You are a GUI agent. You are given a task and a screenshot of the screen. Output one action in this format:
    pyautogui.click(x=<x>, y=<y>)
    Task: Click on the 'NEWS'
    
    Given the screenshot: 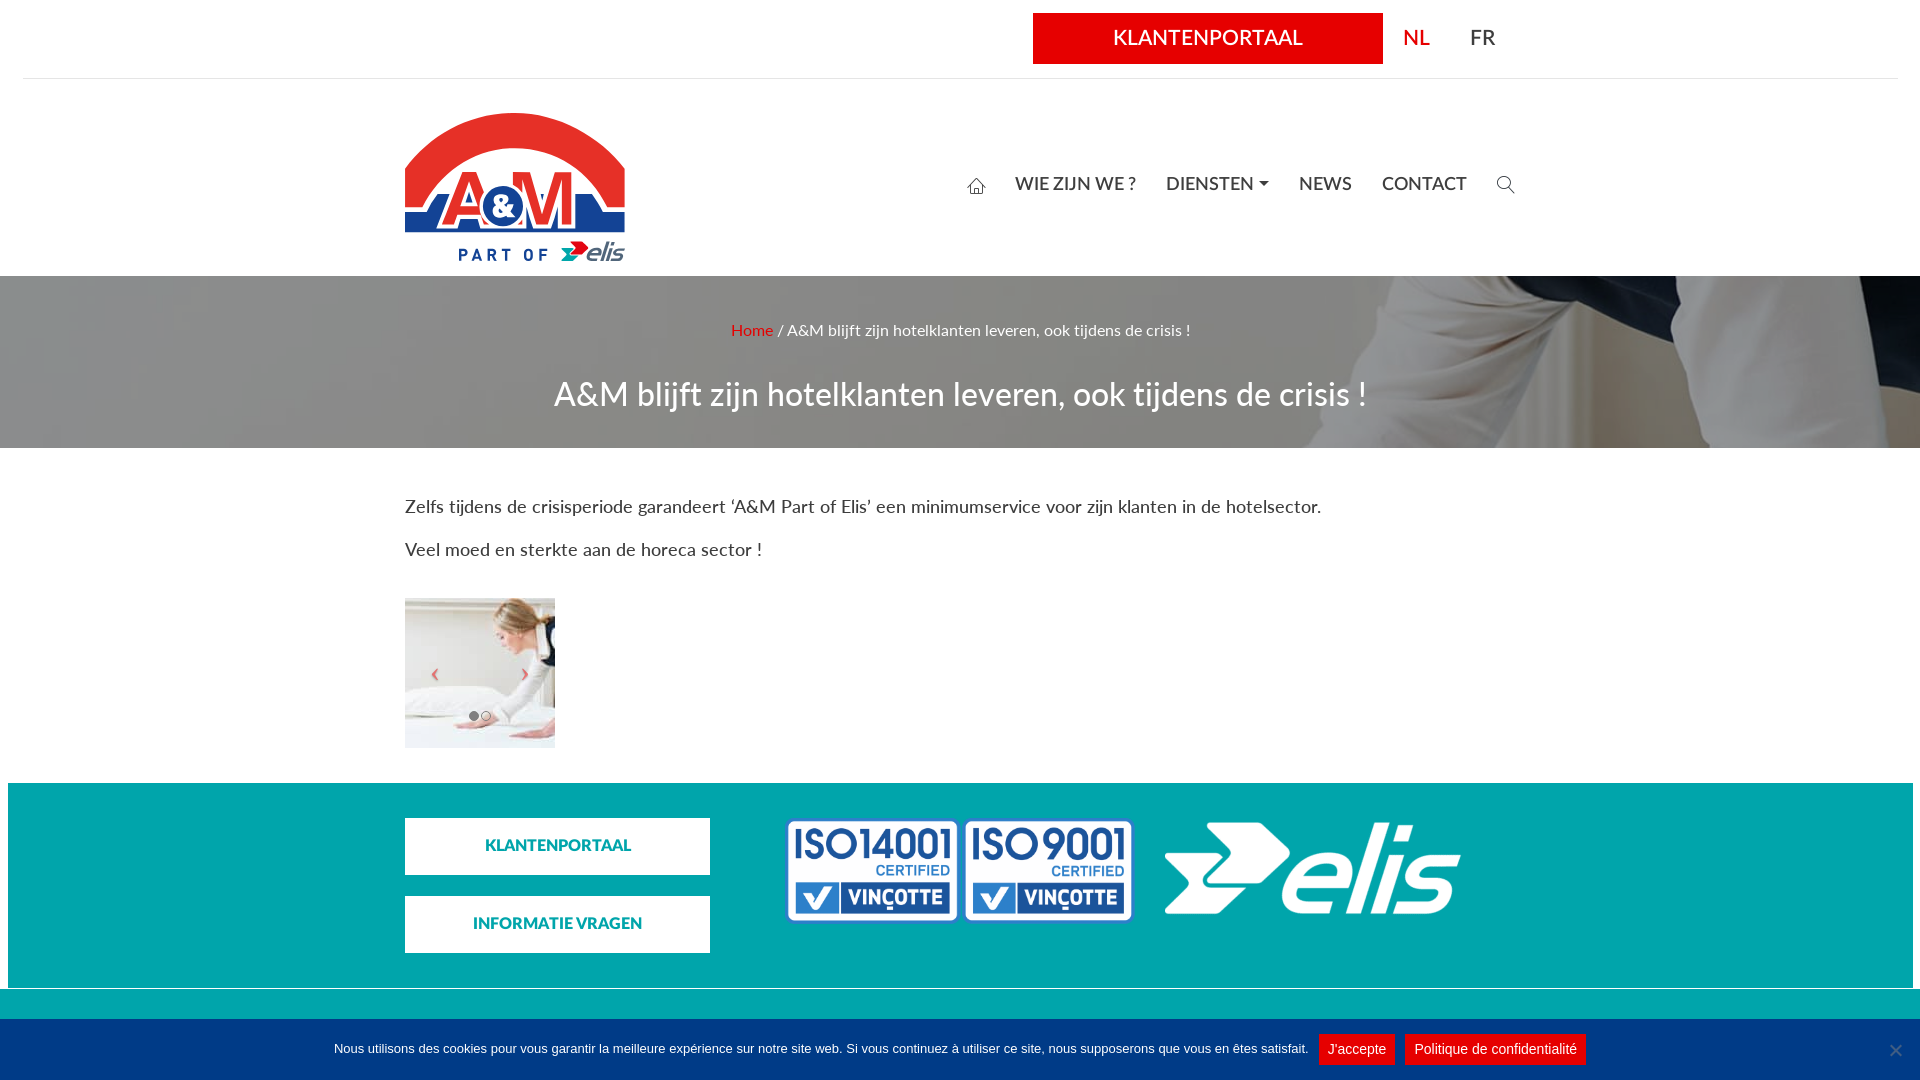 What is the action you would take?
    pyautogui.click(x=1325, y=185)
    